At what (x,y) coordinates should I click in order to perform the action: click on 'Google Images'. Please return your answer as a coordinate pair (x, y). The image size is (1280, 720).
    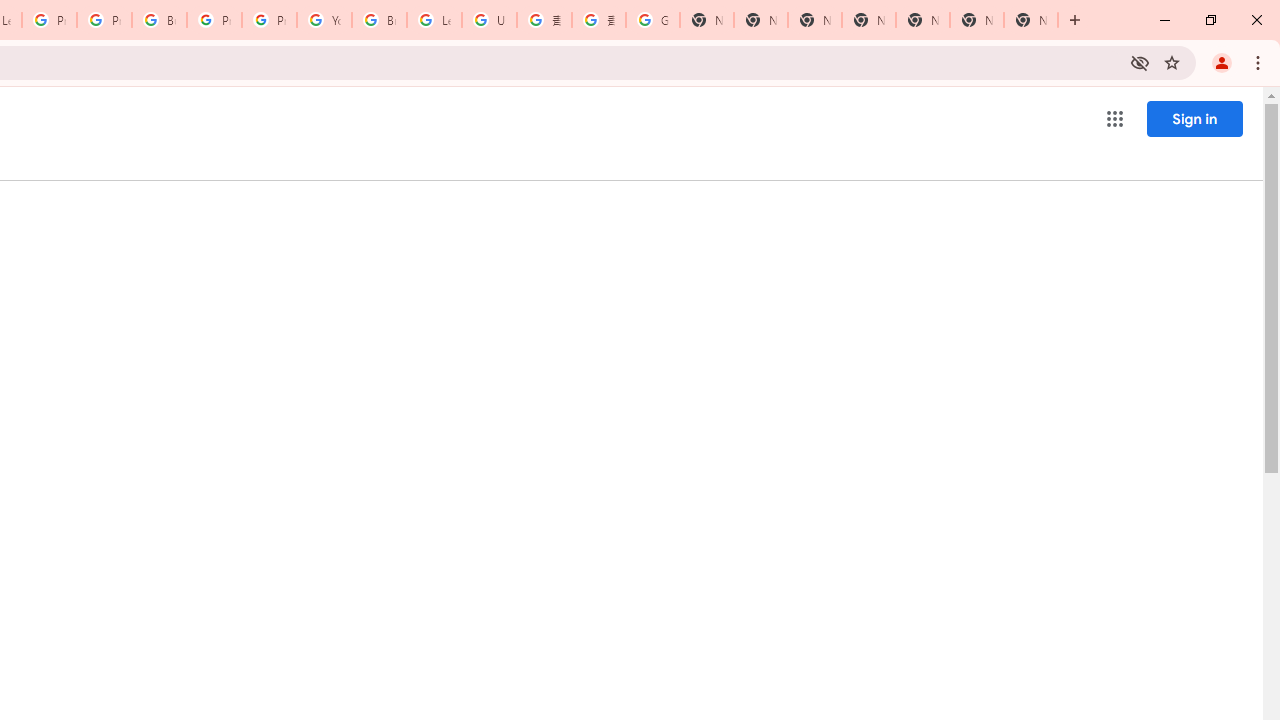
    Looking at the image, I should click on (652, 20).